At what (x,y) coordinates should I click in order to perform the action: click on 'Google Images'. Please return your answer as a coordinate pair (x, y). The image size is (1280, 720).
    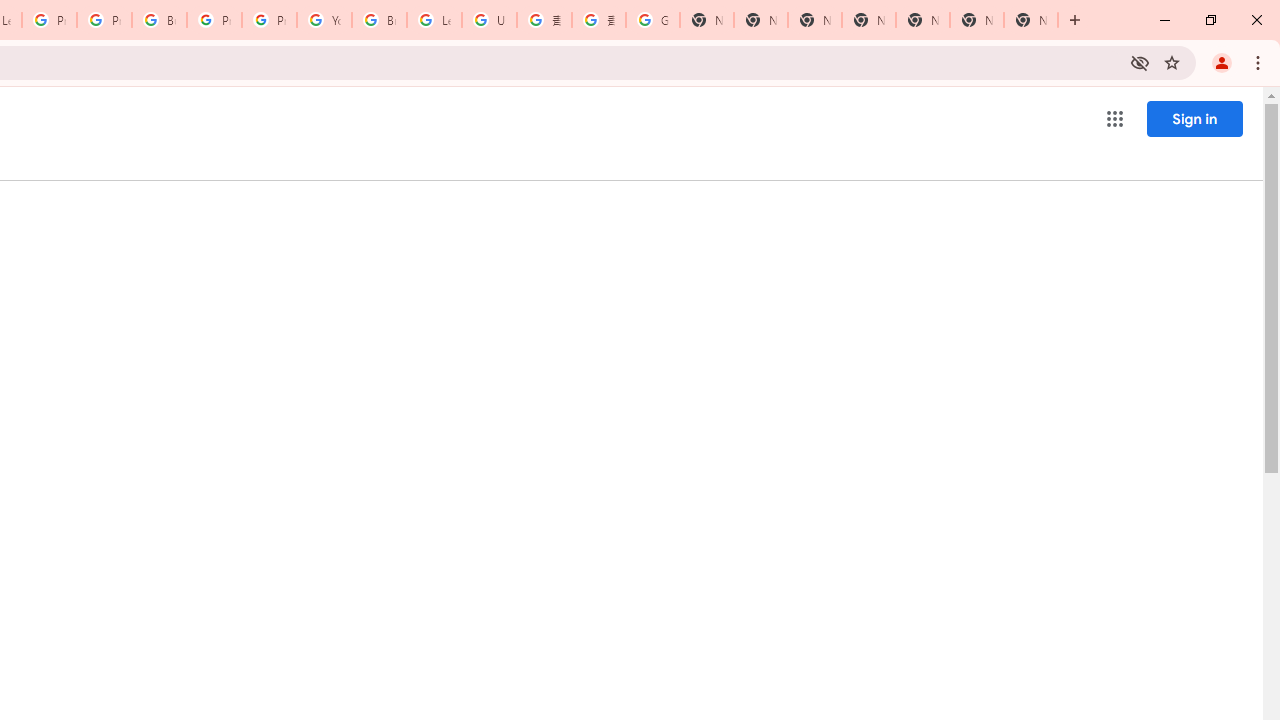
    Looking at the image, I should click on (652, 20).